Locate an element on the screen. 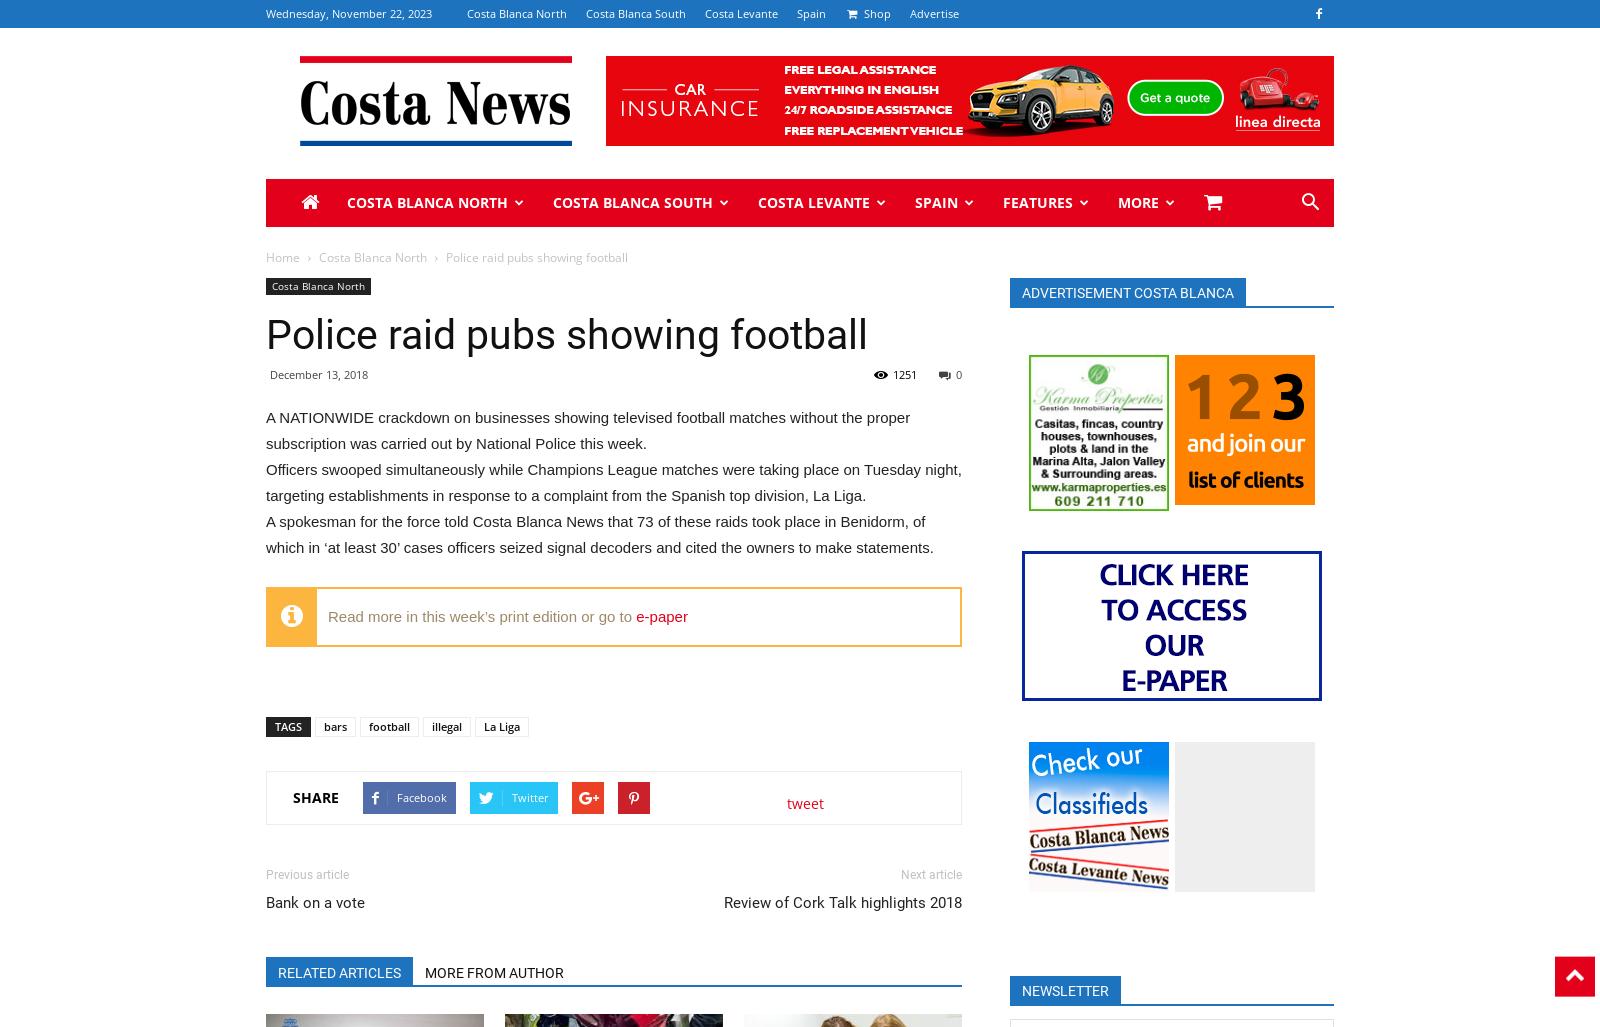 Image resolution: width=1600 pixels, height=1027 pixels. 'Facebook' is located at coordinates (420, 795).